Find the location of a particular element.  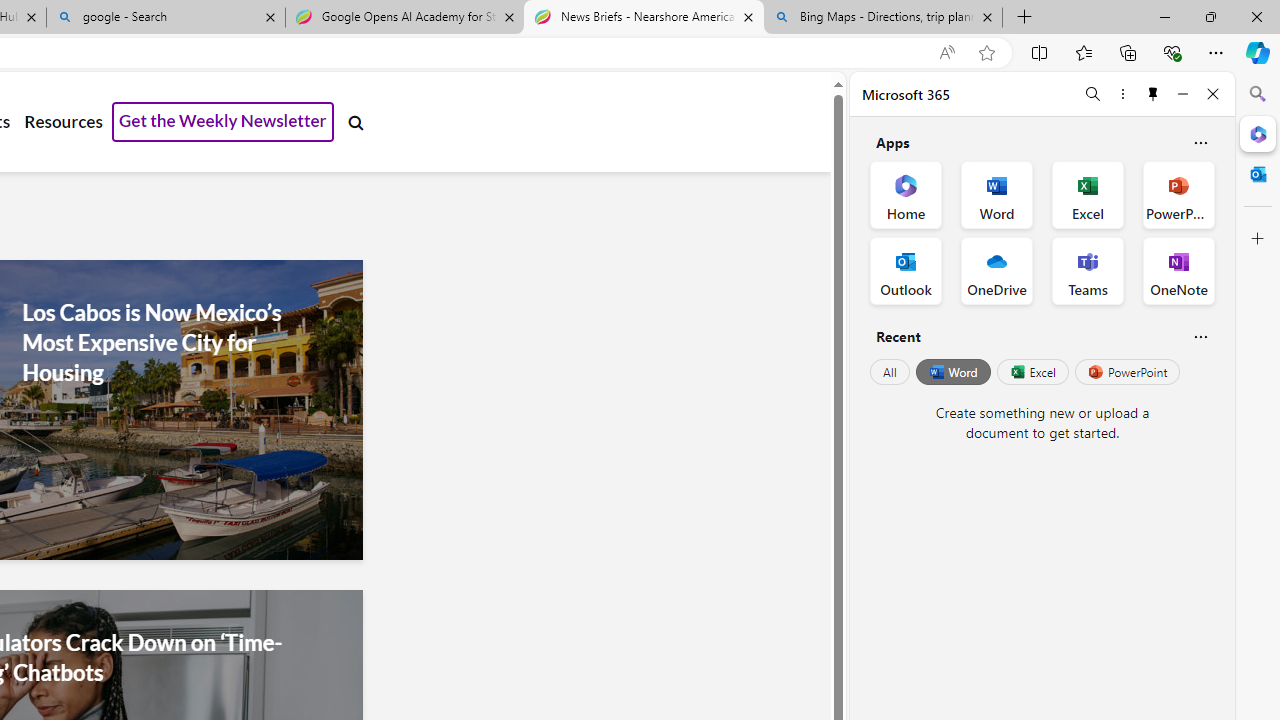

'Excel' is located at coordinates (1032, 372).